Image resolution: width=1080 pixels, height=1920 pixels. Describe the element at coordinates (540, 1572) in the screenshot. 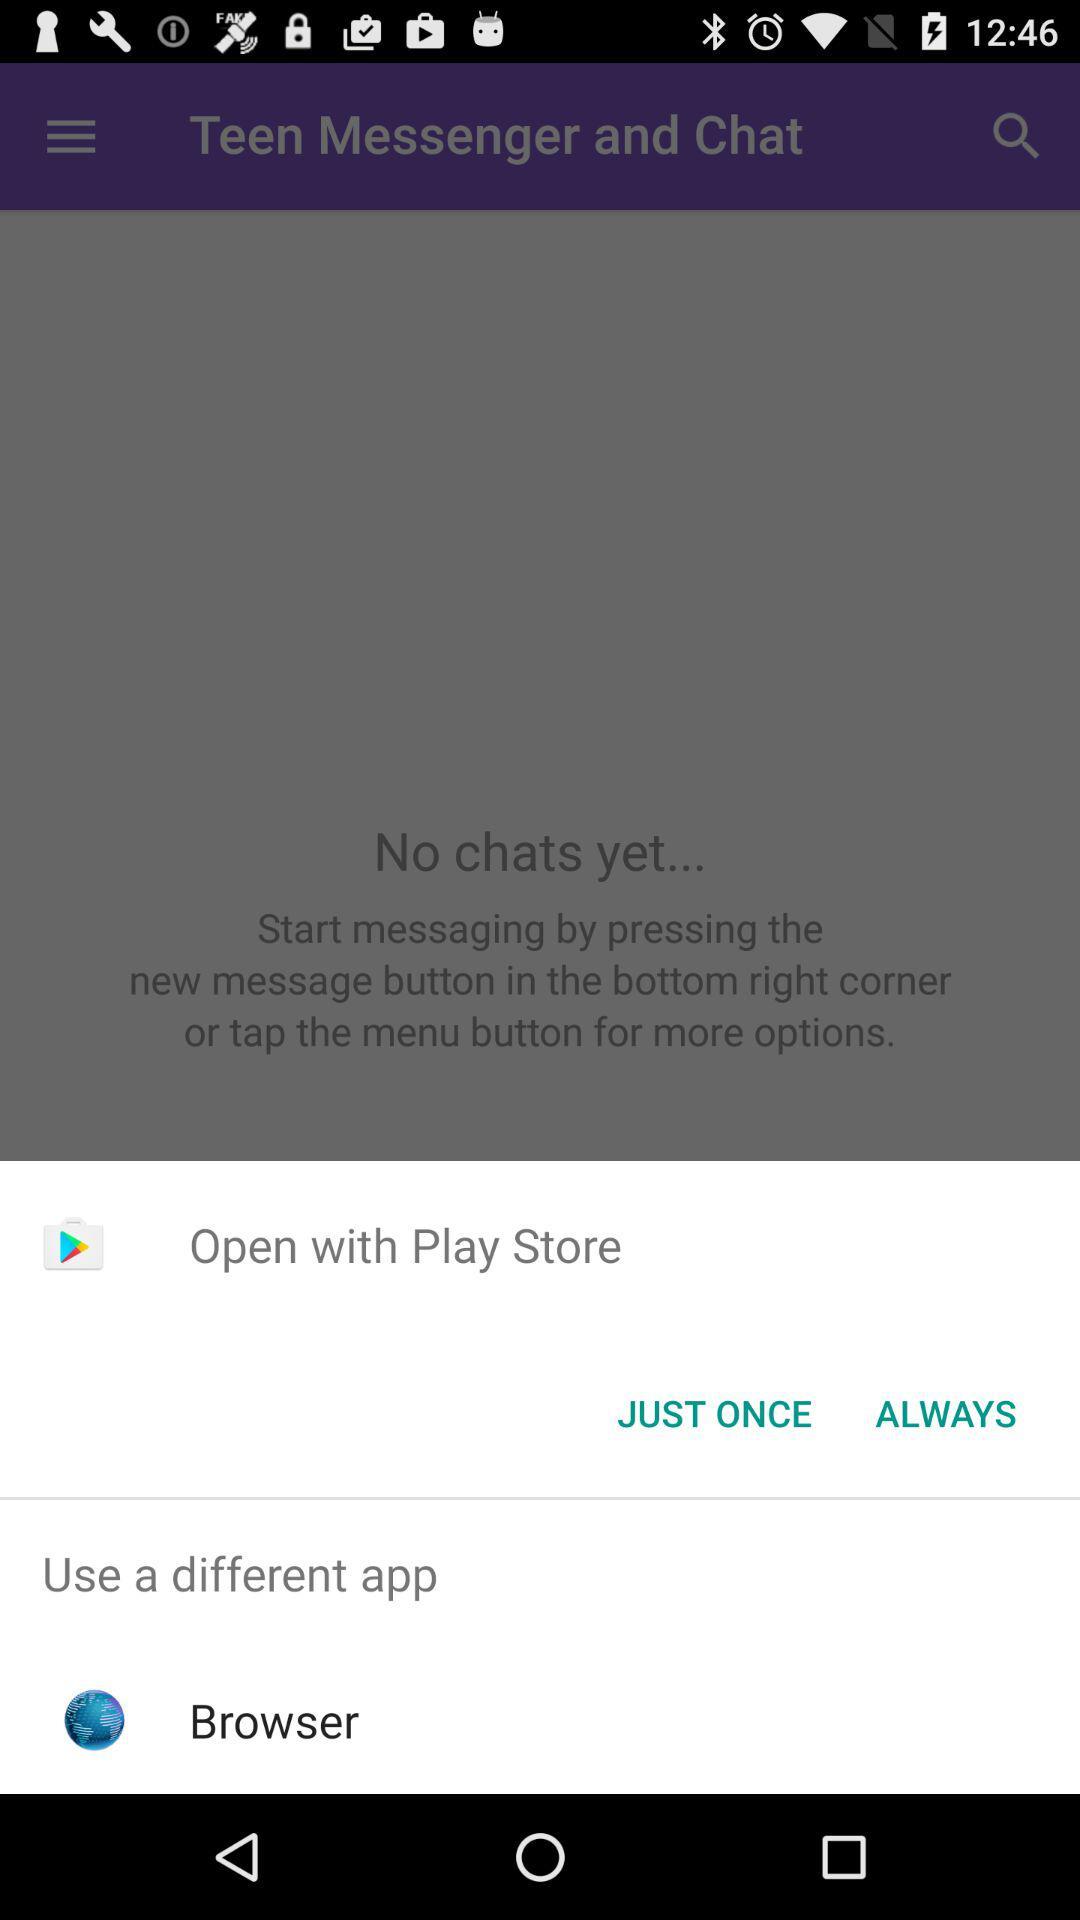

I see `use a different icon` at that location.